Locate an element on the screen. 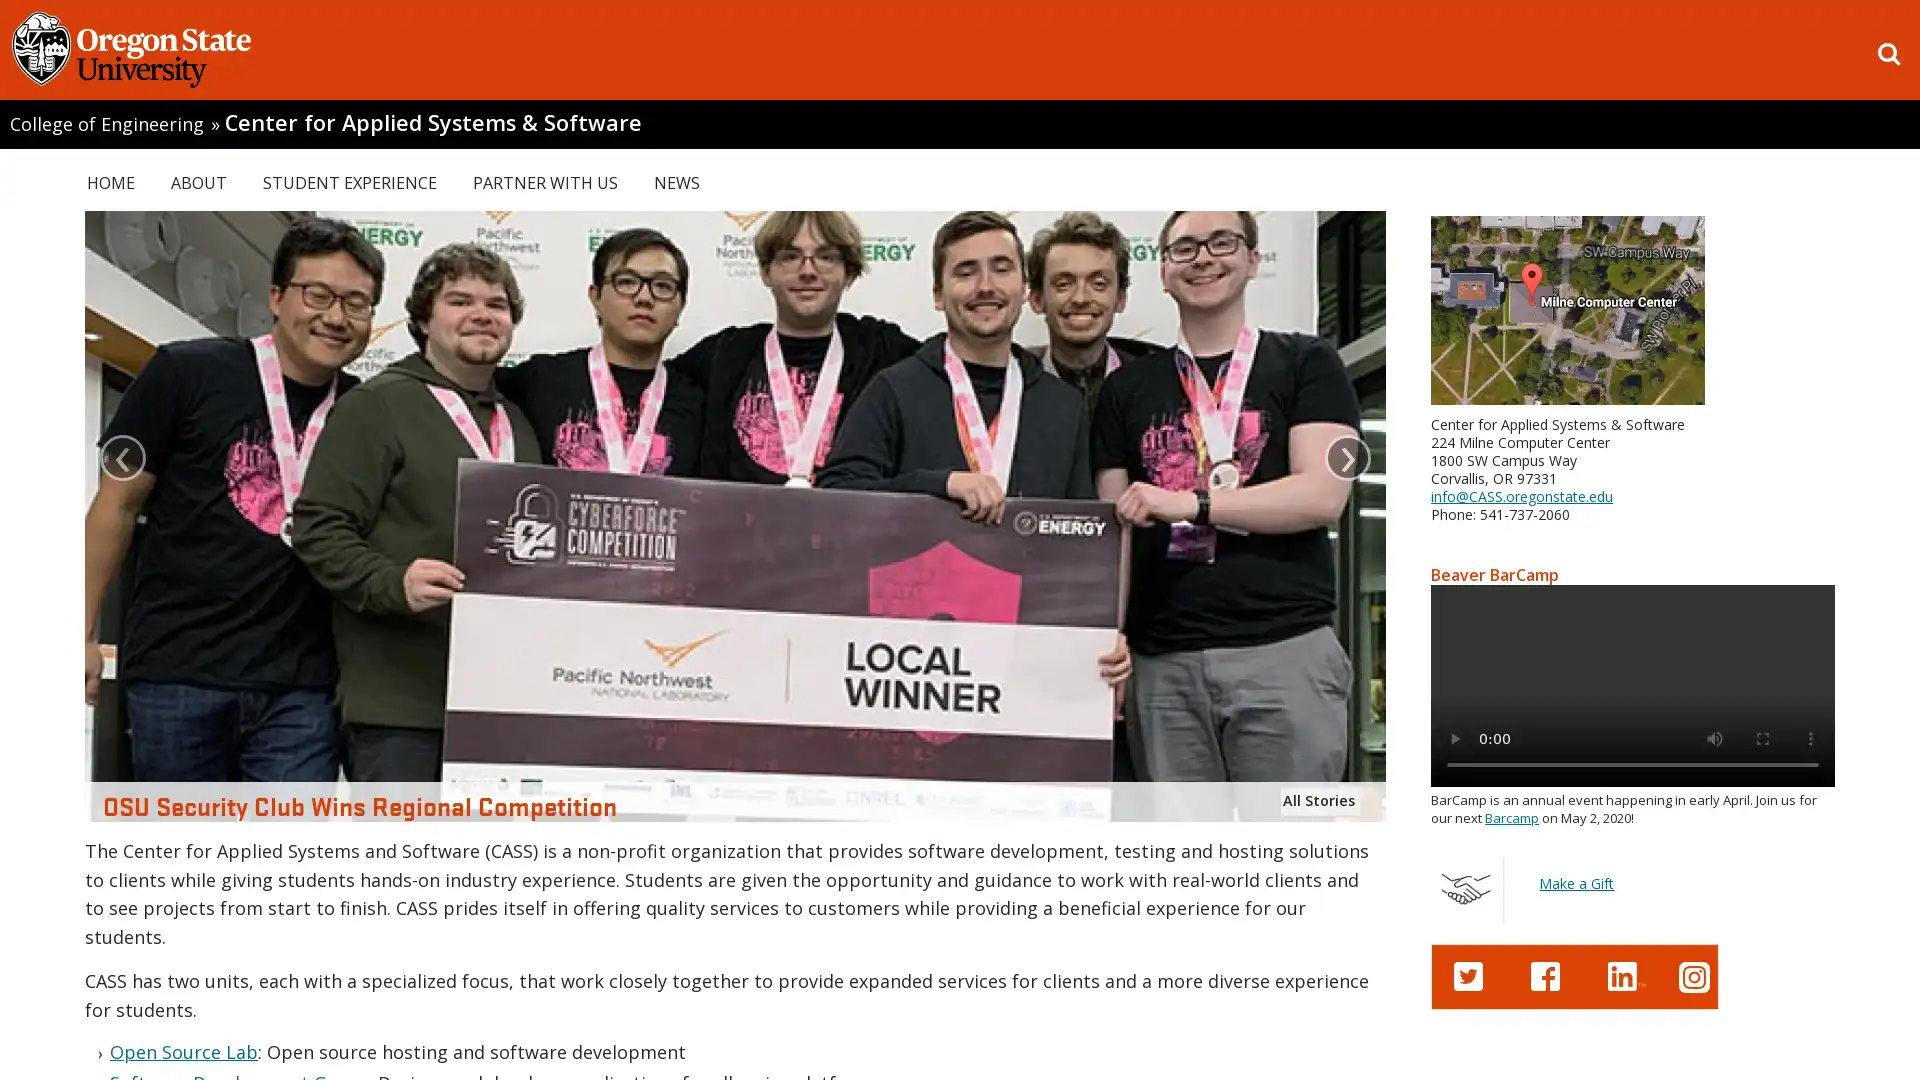 The image size is (1920, 1080). play is located at coordinates (1454, 737).